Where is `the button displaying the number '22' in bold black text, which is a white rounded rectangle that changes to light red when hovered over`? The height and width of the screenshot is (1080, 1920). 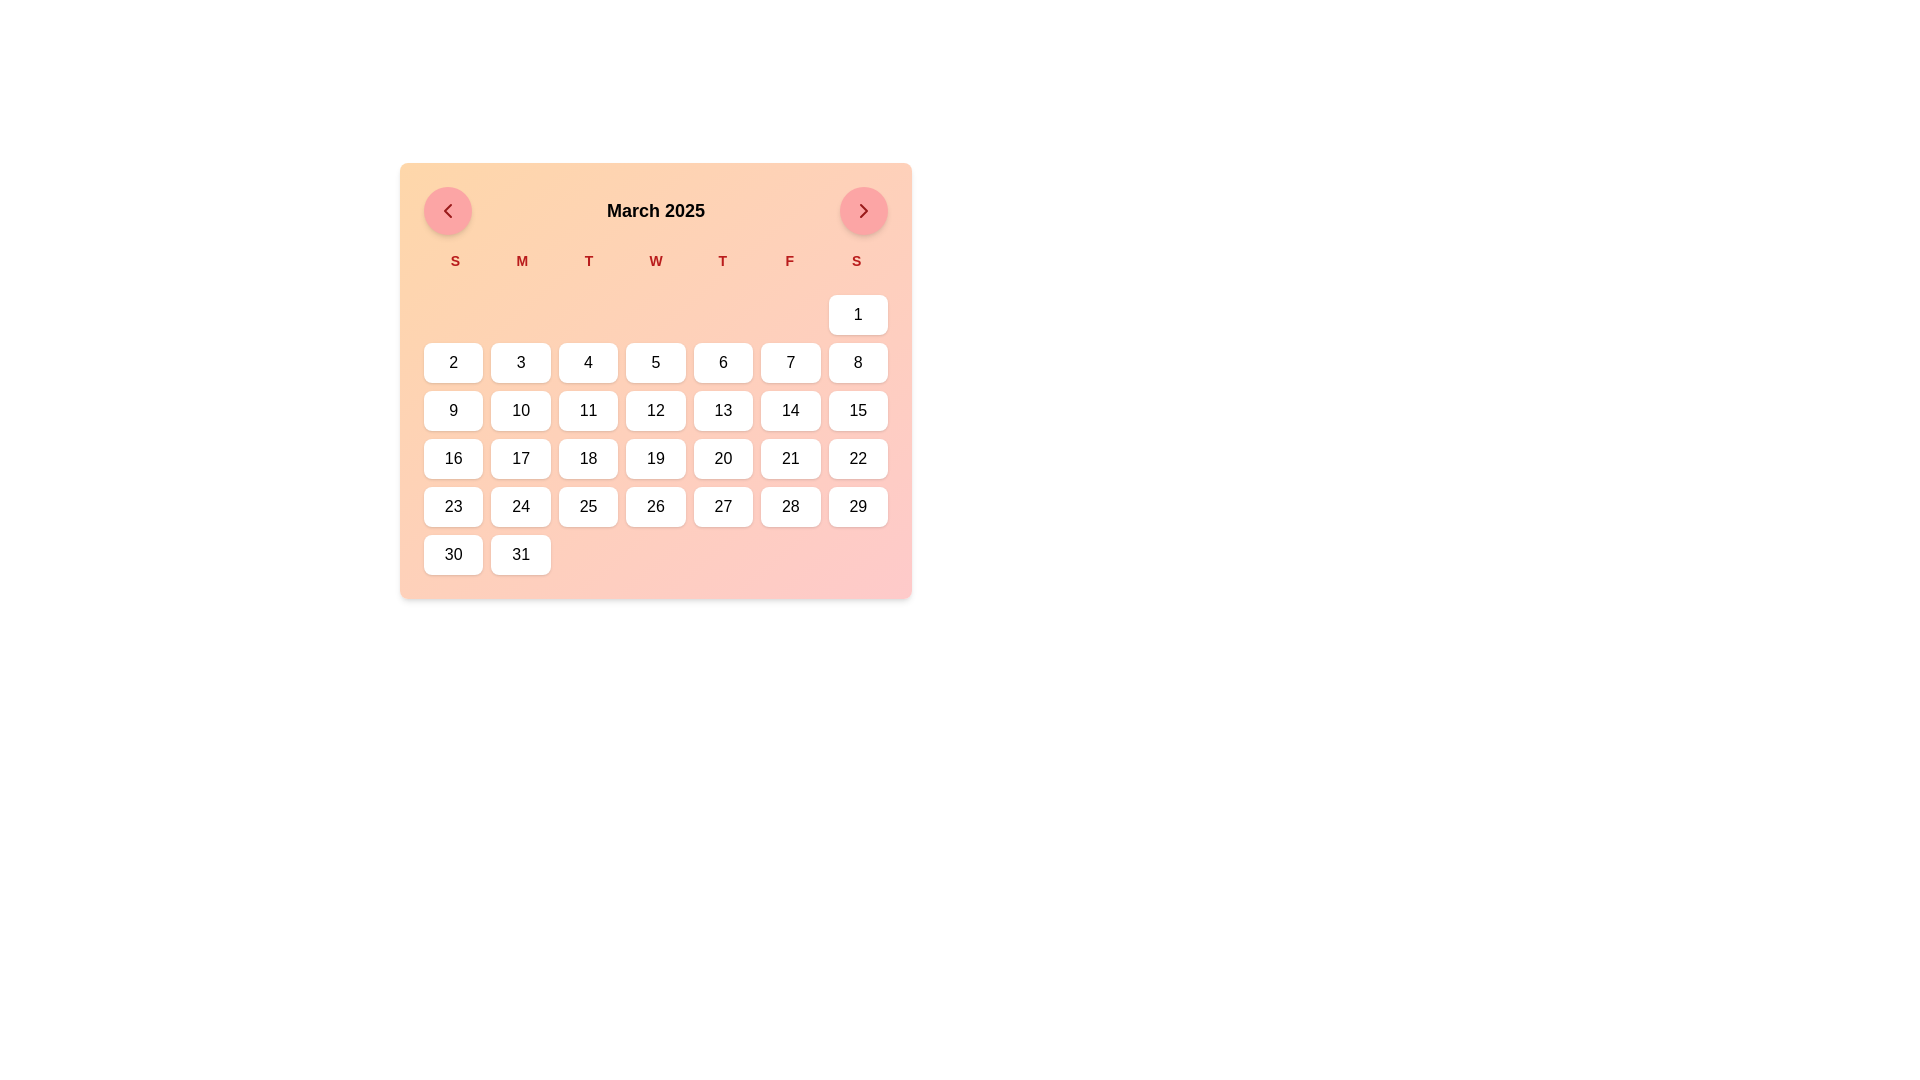 the button displaying the number '22' in bold black text, which is a white rounded rectangle that changes to light red when hovered over is located at coordinates (858, 459).